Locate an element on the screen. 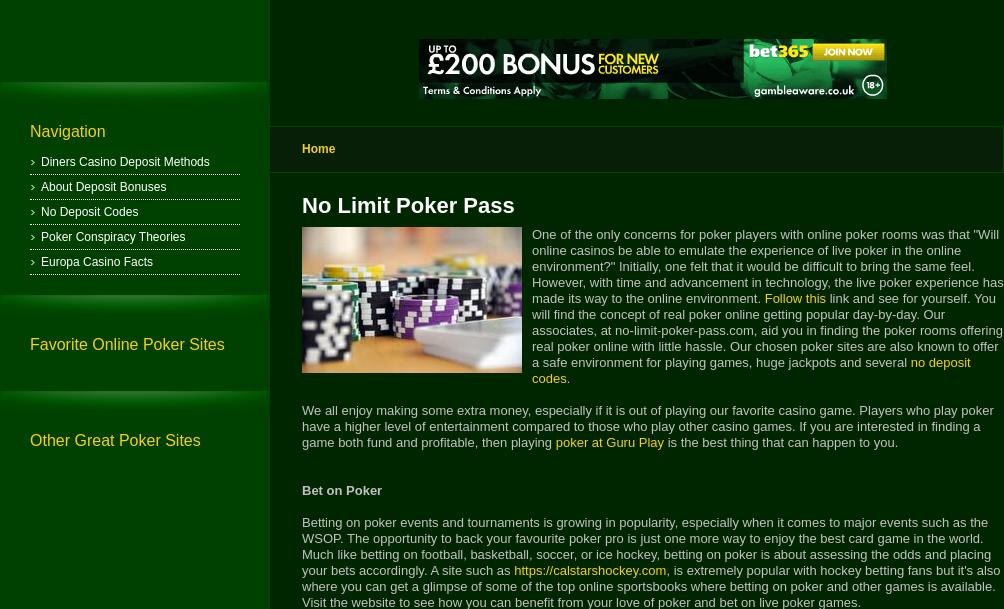 The image size is (1004, 609). 'Follow this' is located at coordinates (794, 298).